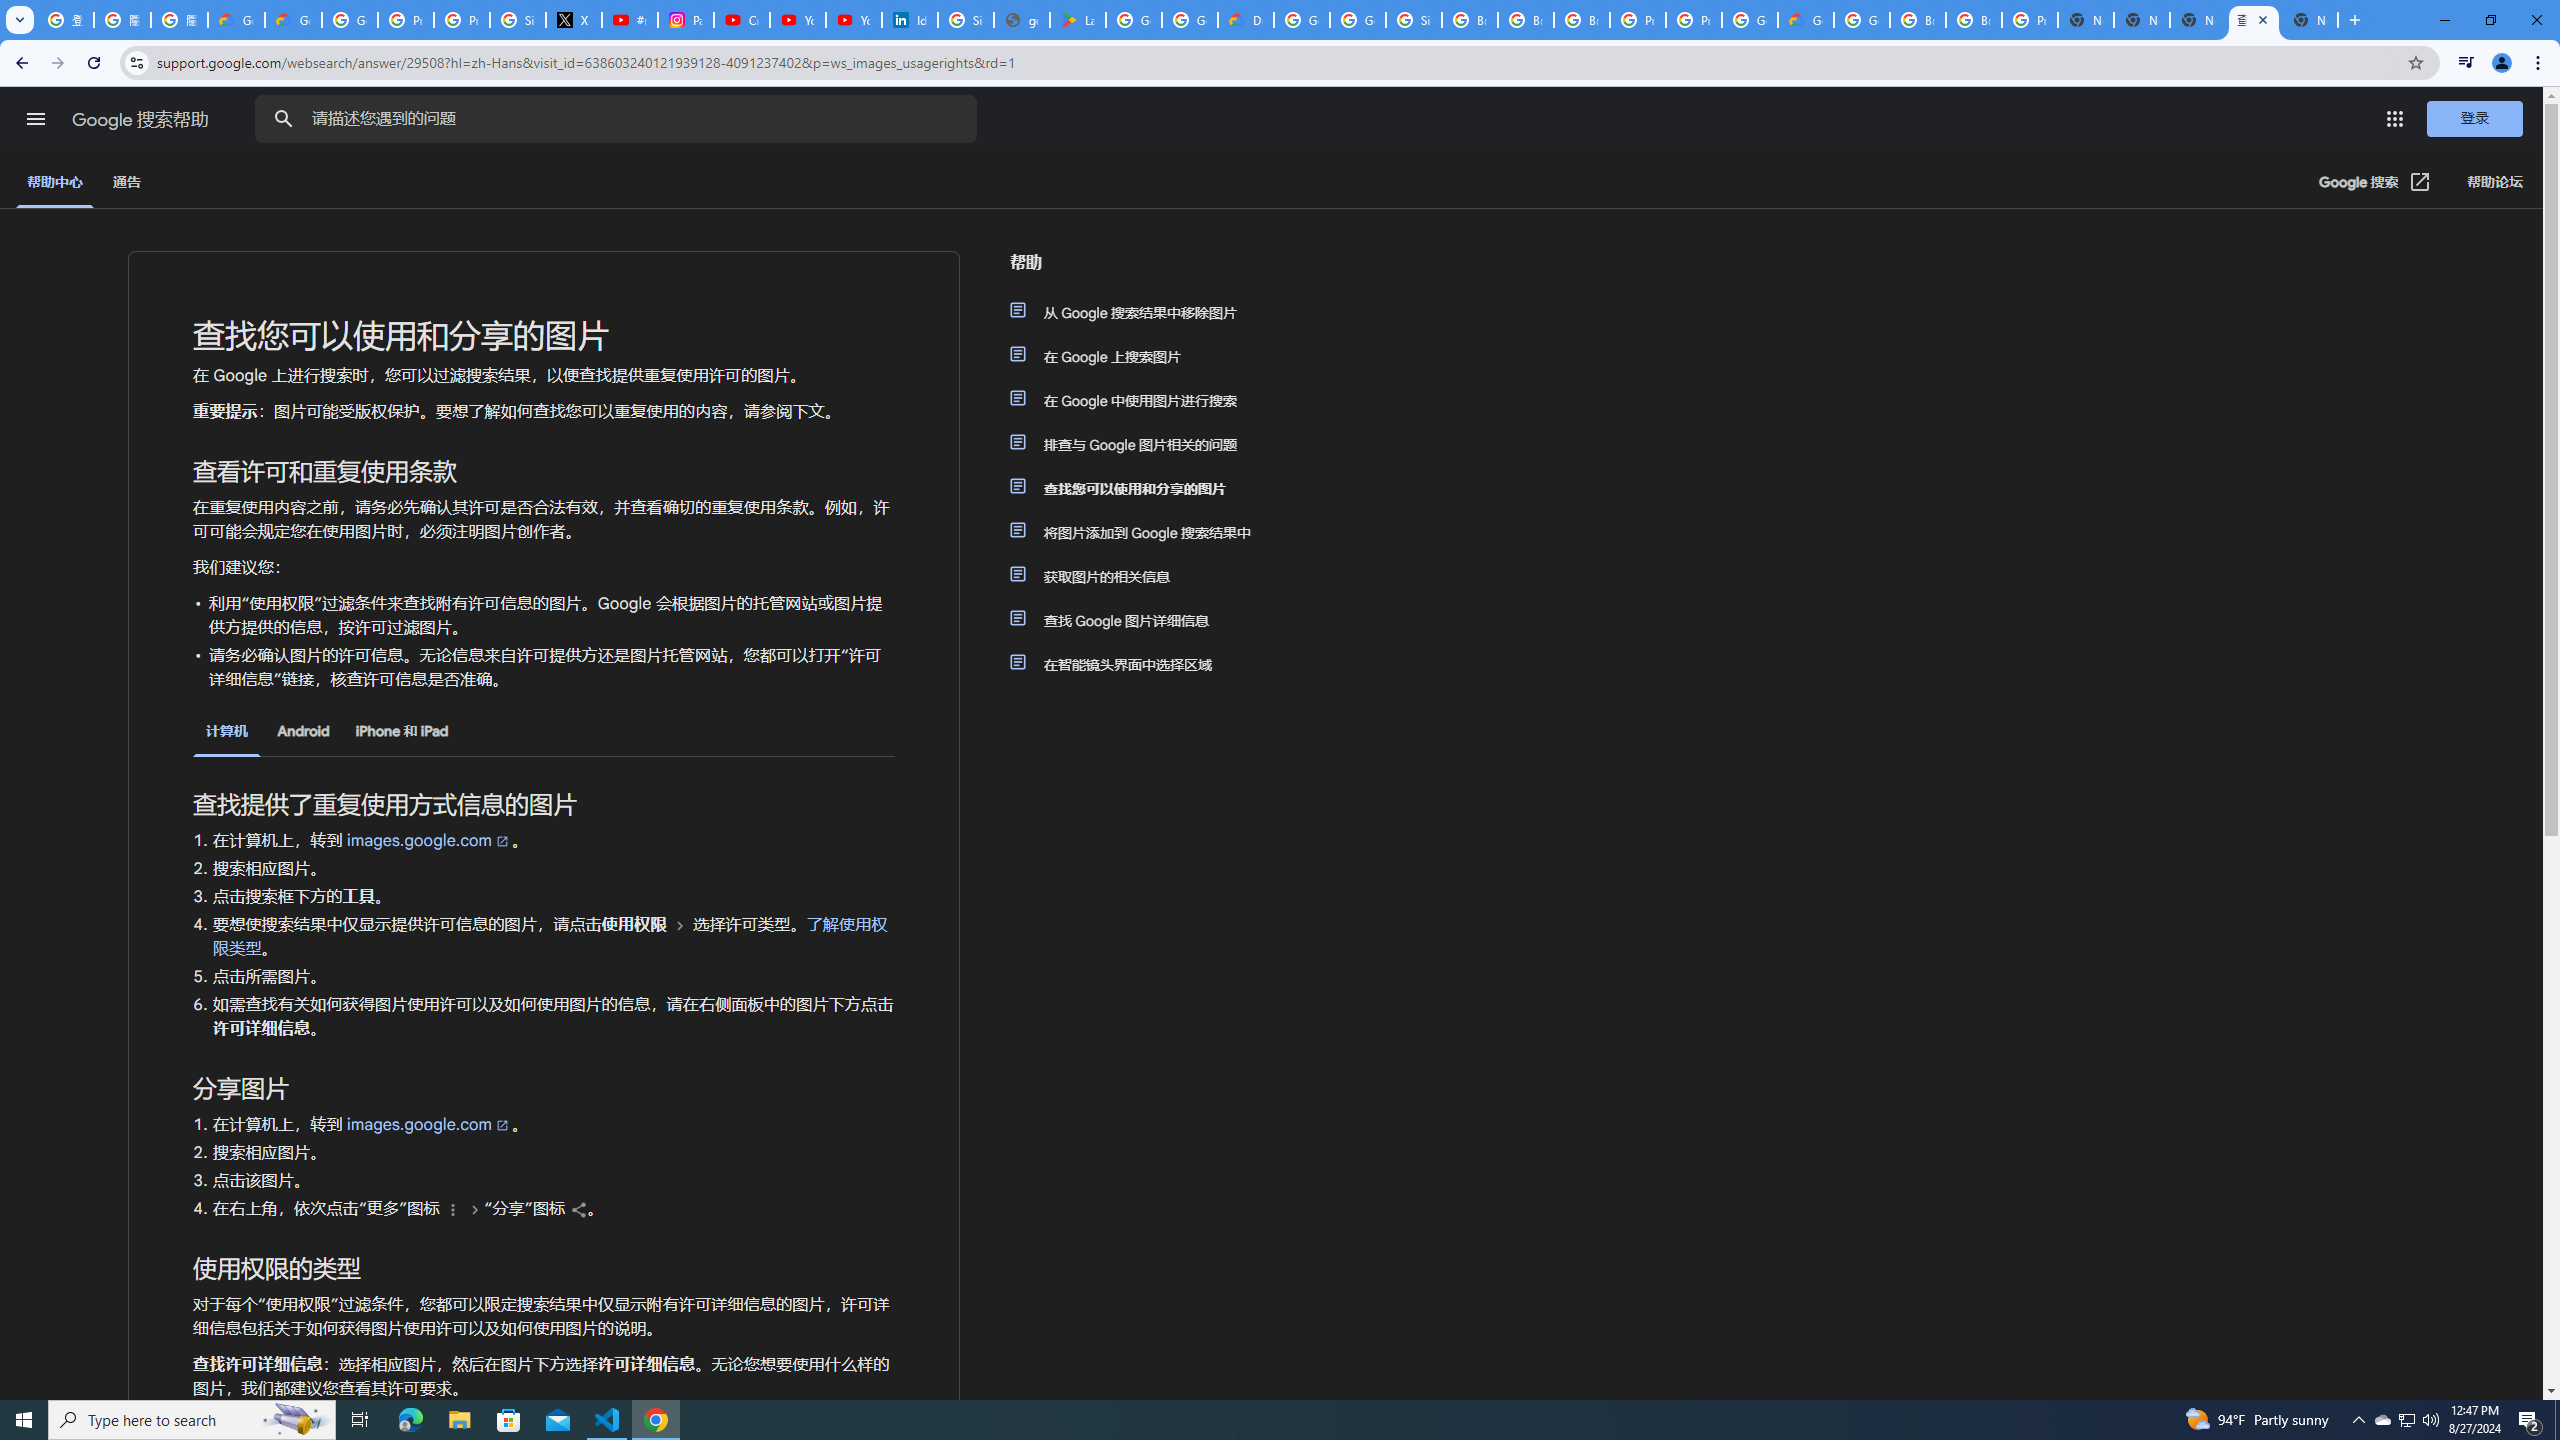 This screenshot has height=1440, width=2560. What do you see at coordinates (302, 731) in the screenshot?
I see `'Android'` at bounding box center [302, 731].